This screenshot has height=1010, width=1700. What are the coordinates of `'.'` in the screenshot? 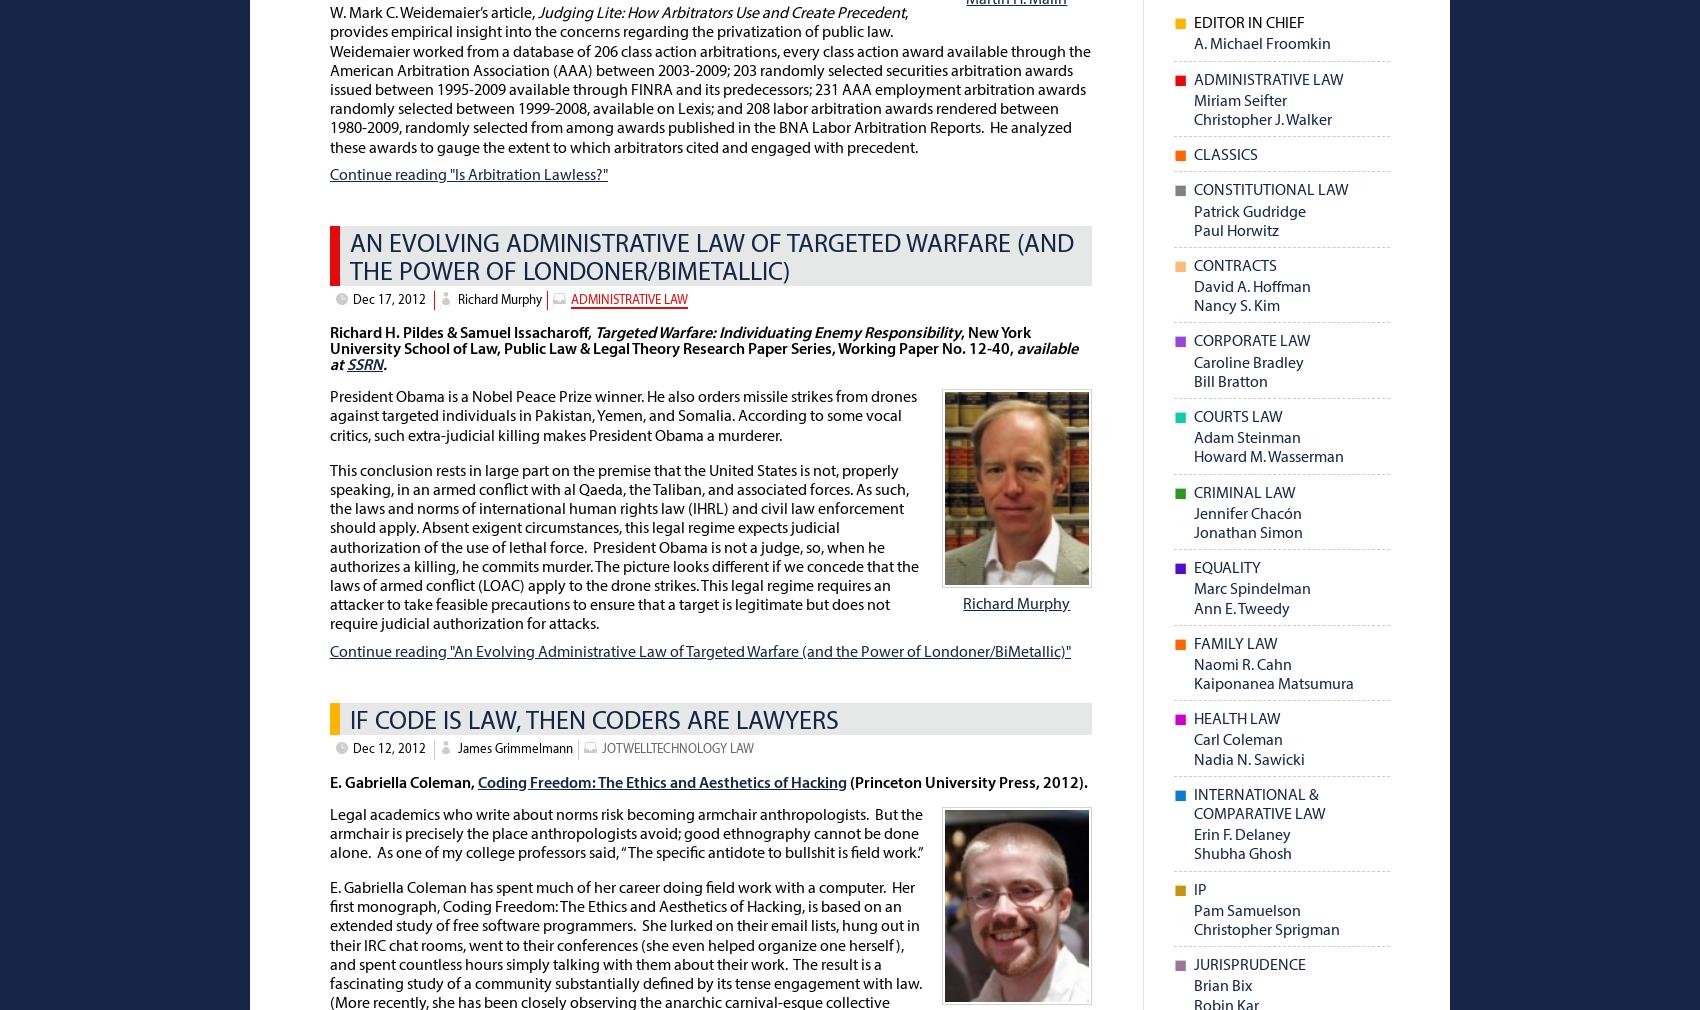 It's located at (385, 366).